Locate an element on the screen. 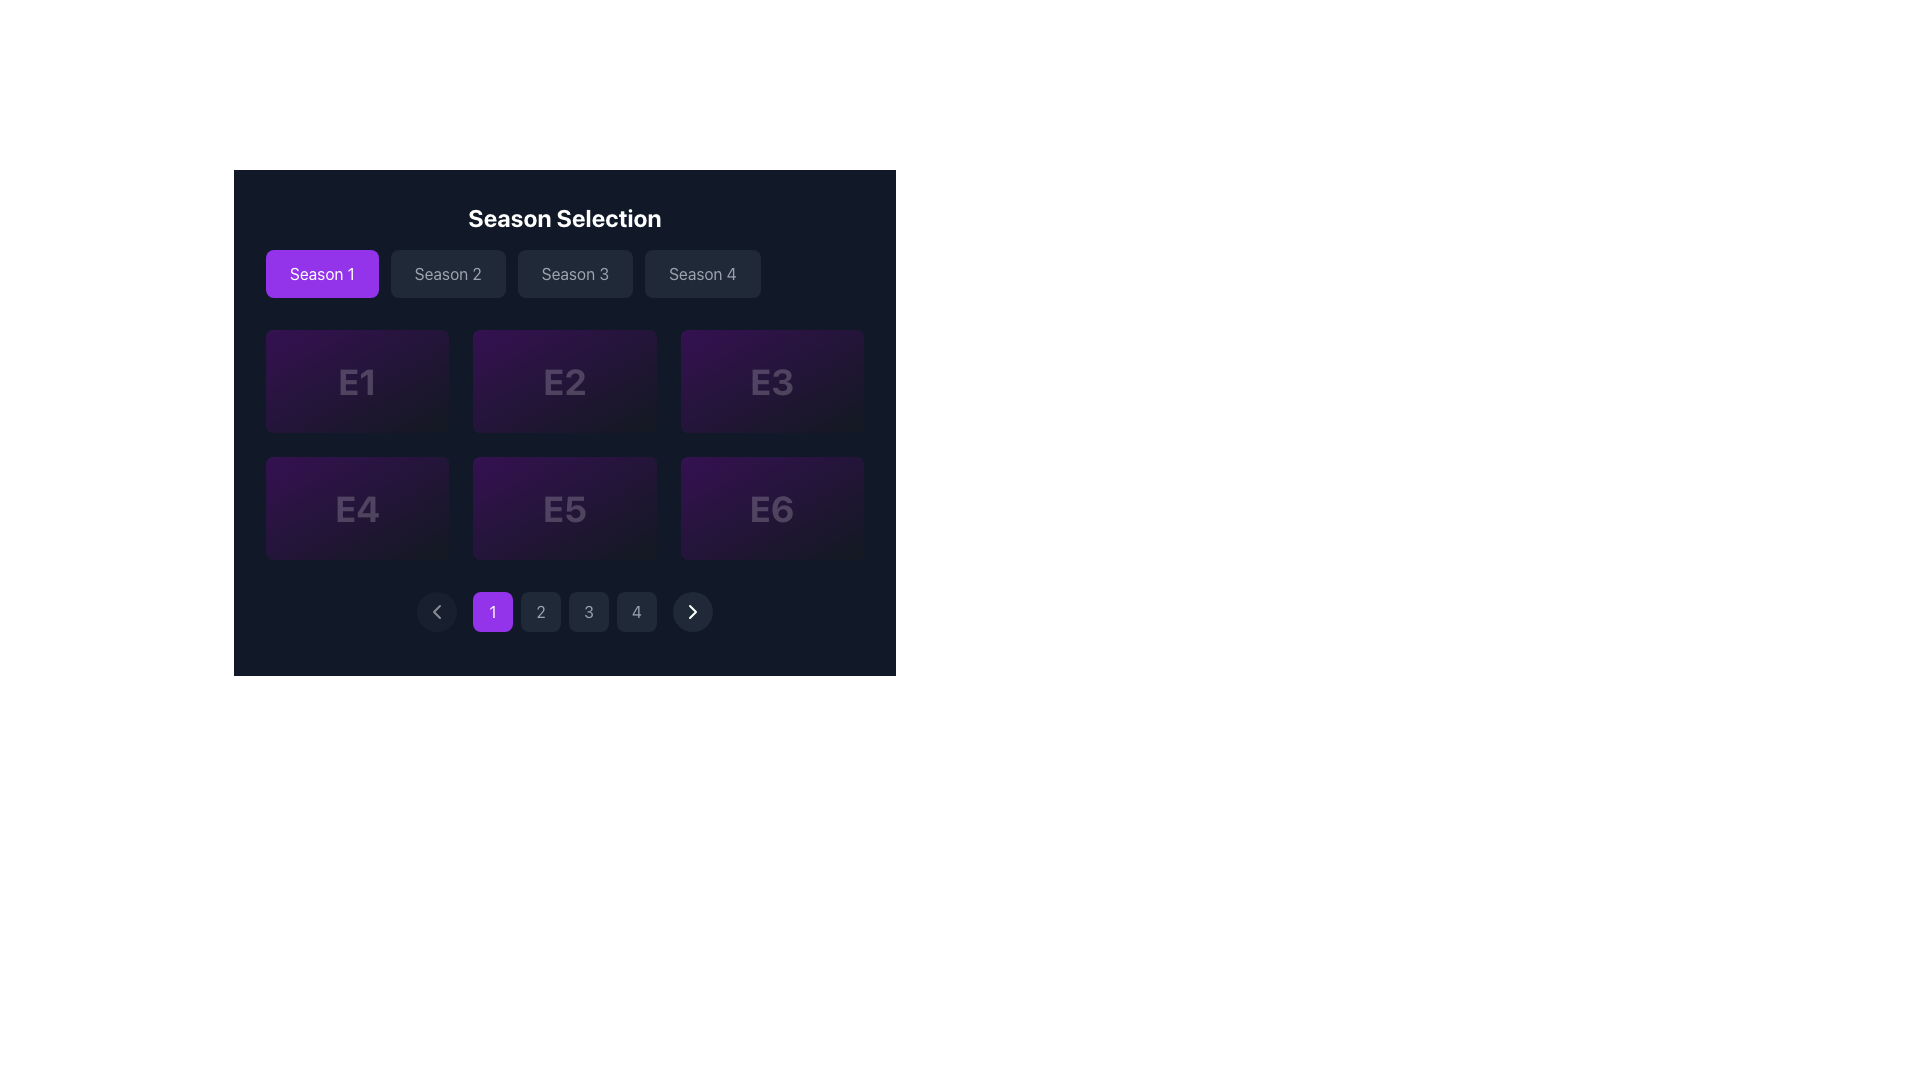 The width and height of the screenshot is (1920, 1080). the text label displaying 'E5' is located at coordinates (564, 507).